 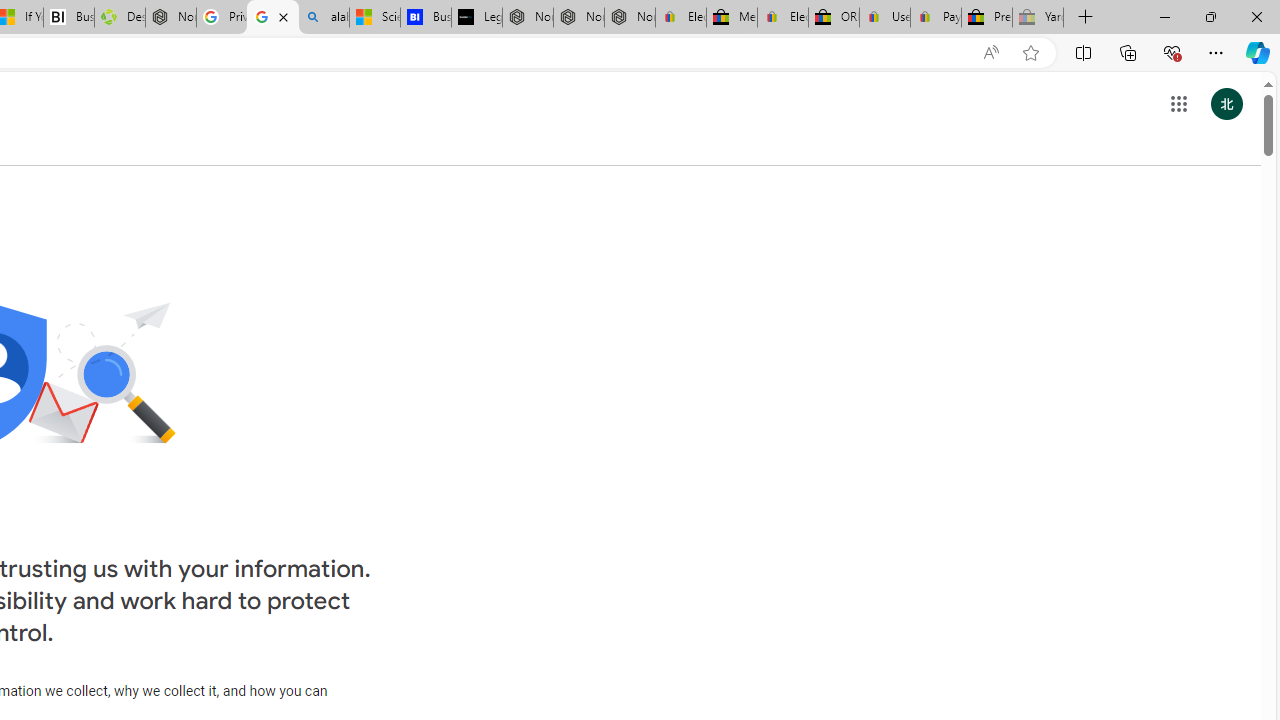 I want to click on 'Press Room - eBay Inc.', so click(x=987, y=17).